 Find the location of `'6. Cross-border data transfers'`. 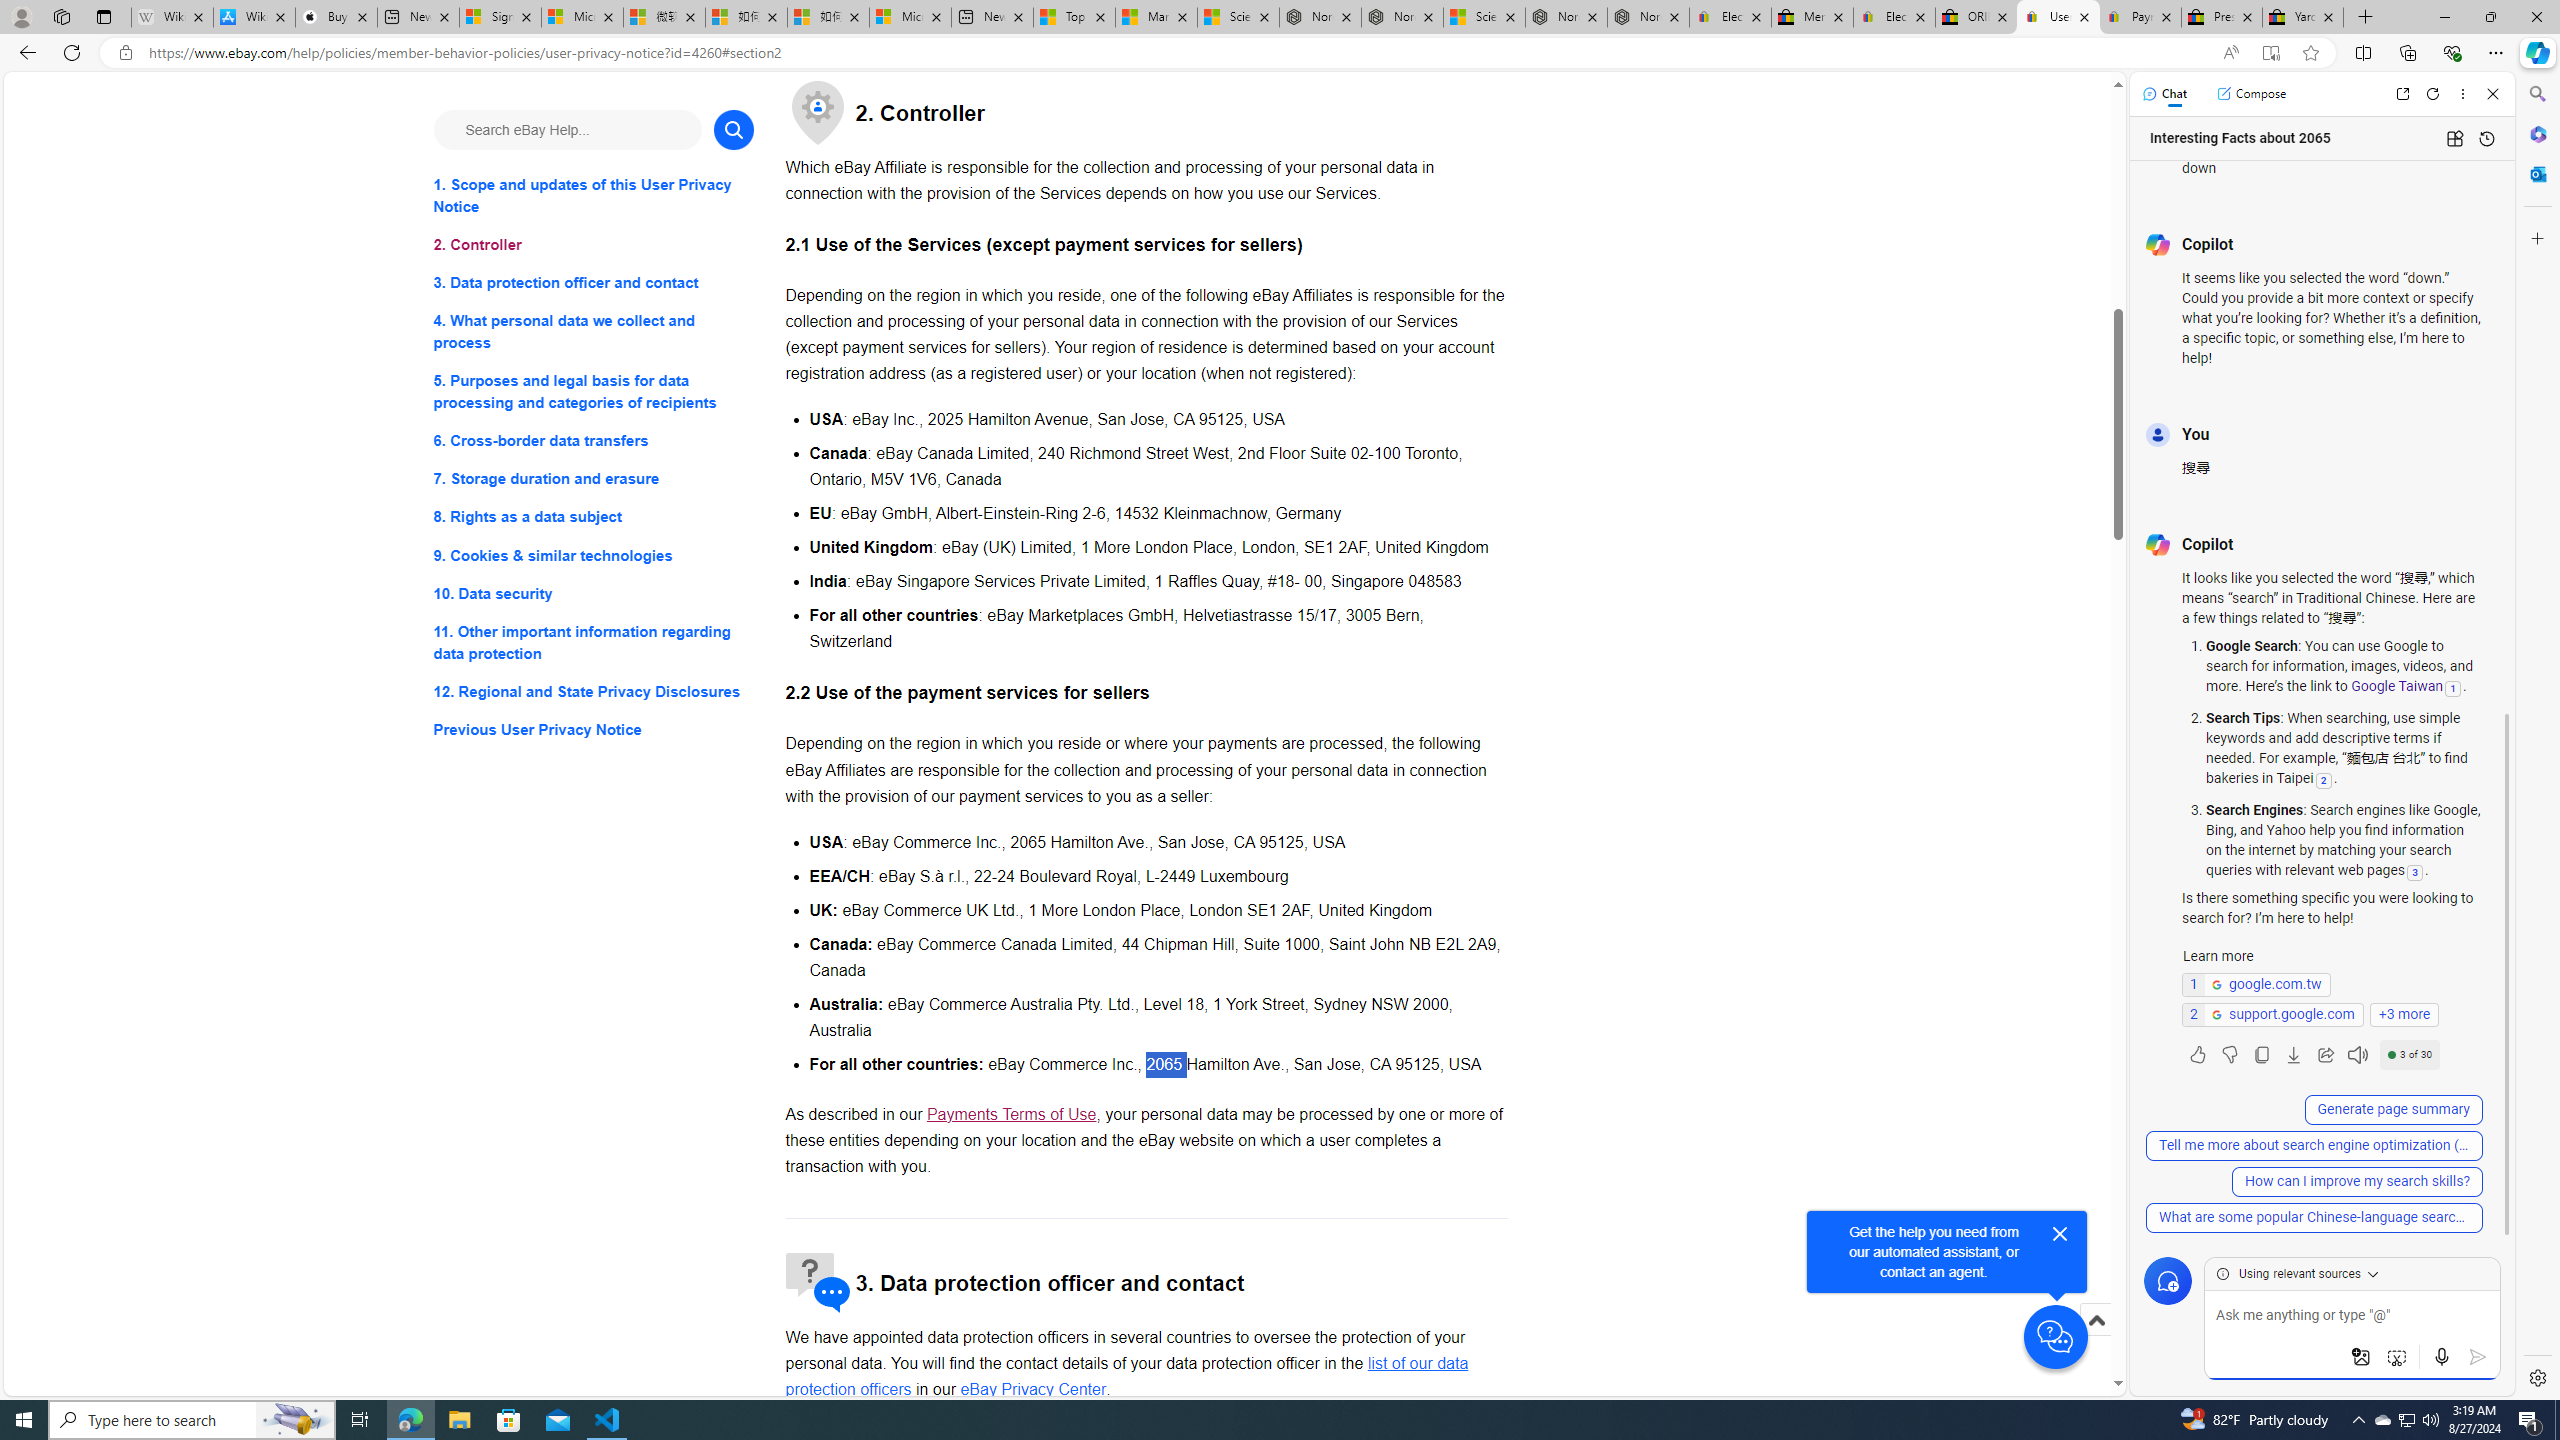

'6. Cross-border data transfers' is located at coordinates (592, 441).